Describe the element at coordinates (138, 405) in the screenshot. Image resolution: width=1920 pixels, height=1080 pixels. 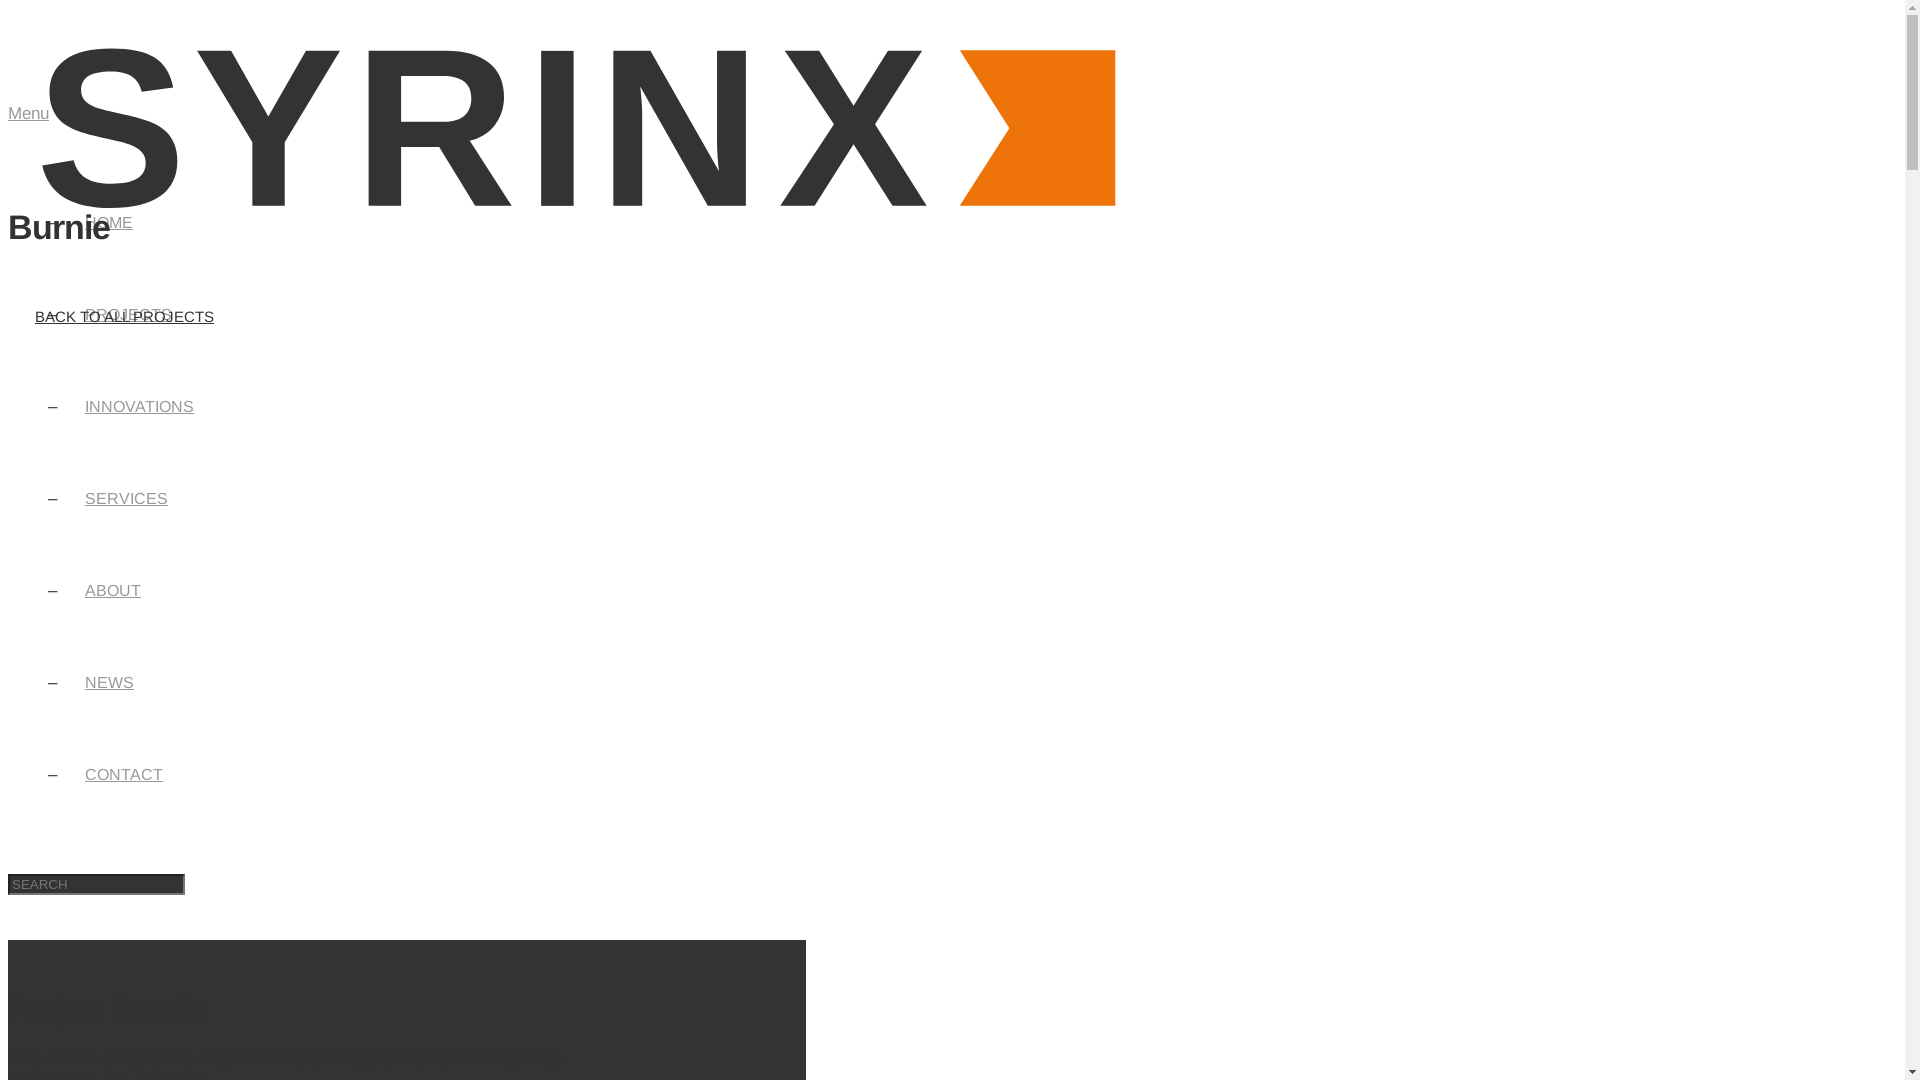
I see `'INNOVATIONS'` at that location.